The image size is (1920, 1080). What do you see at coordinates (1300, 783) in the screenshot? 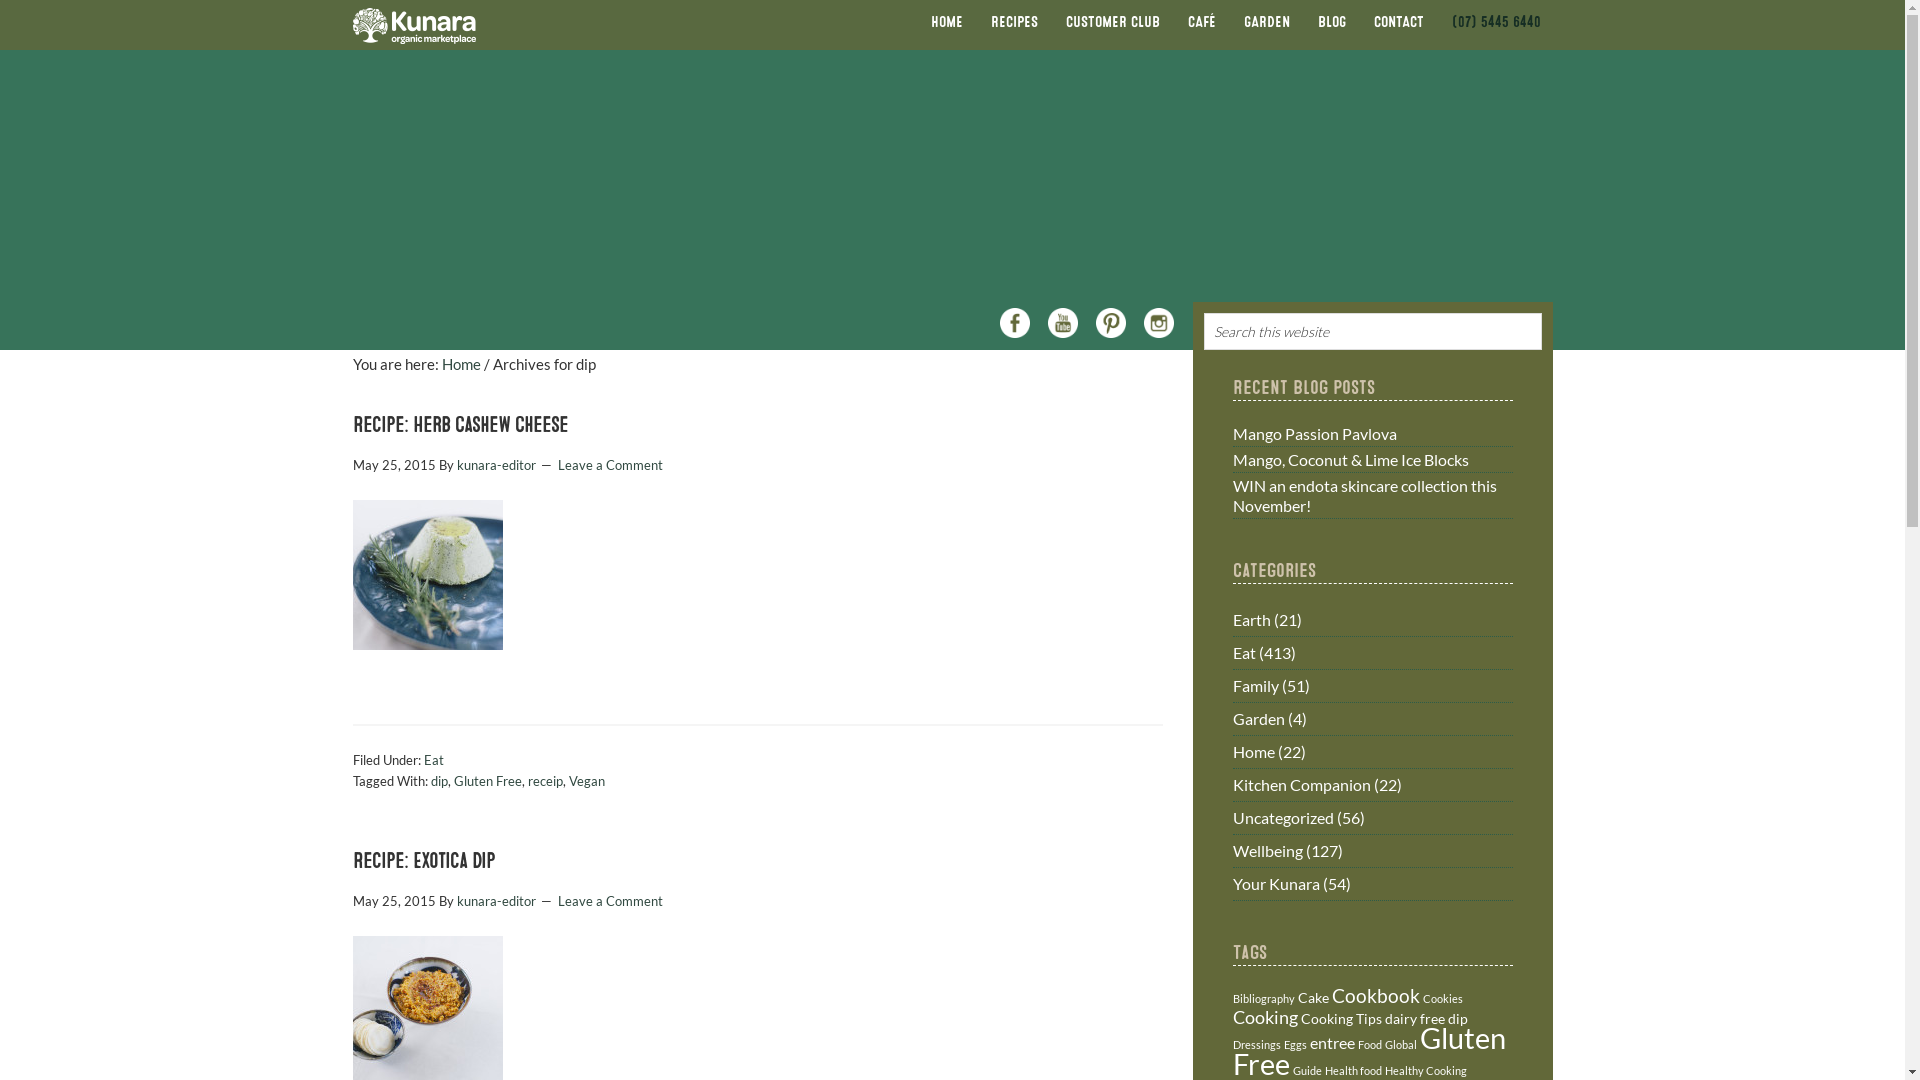
I see `'Kitchen Companion'` at bounding box center [1300, 783].